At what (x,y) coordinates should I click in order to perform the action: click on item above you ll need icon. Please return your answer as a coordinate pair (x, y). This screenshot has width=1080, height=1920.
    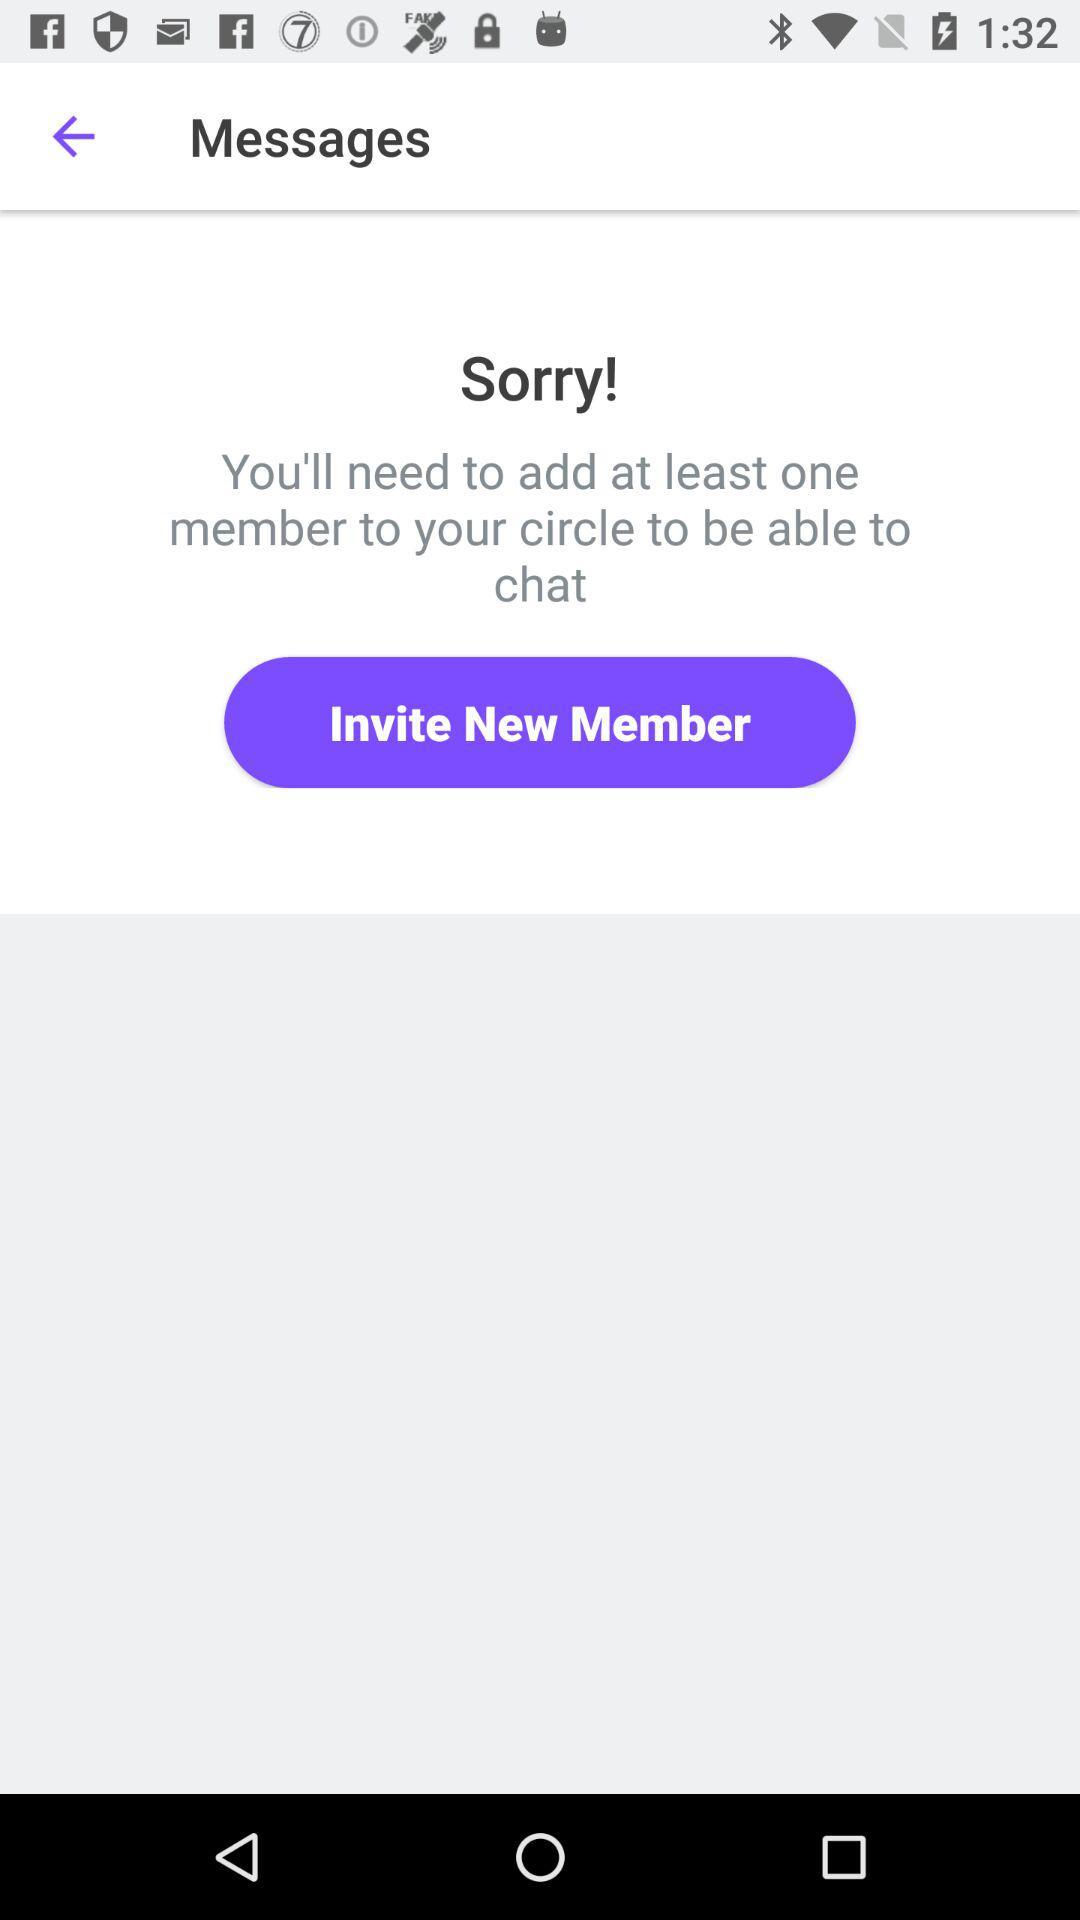
    Looking at the image, I should click on (72, 135).